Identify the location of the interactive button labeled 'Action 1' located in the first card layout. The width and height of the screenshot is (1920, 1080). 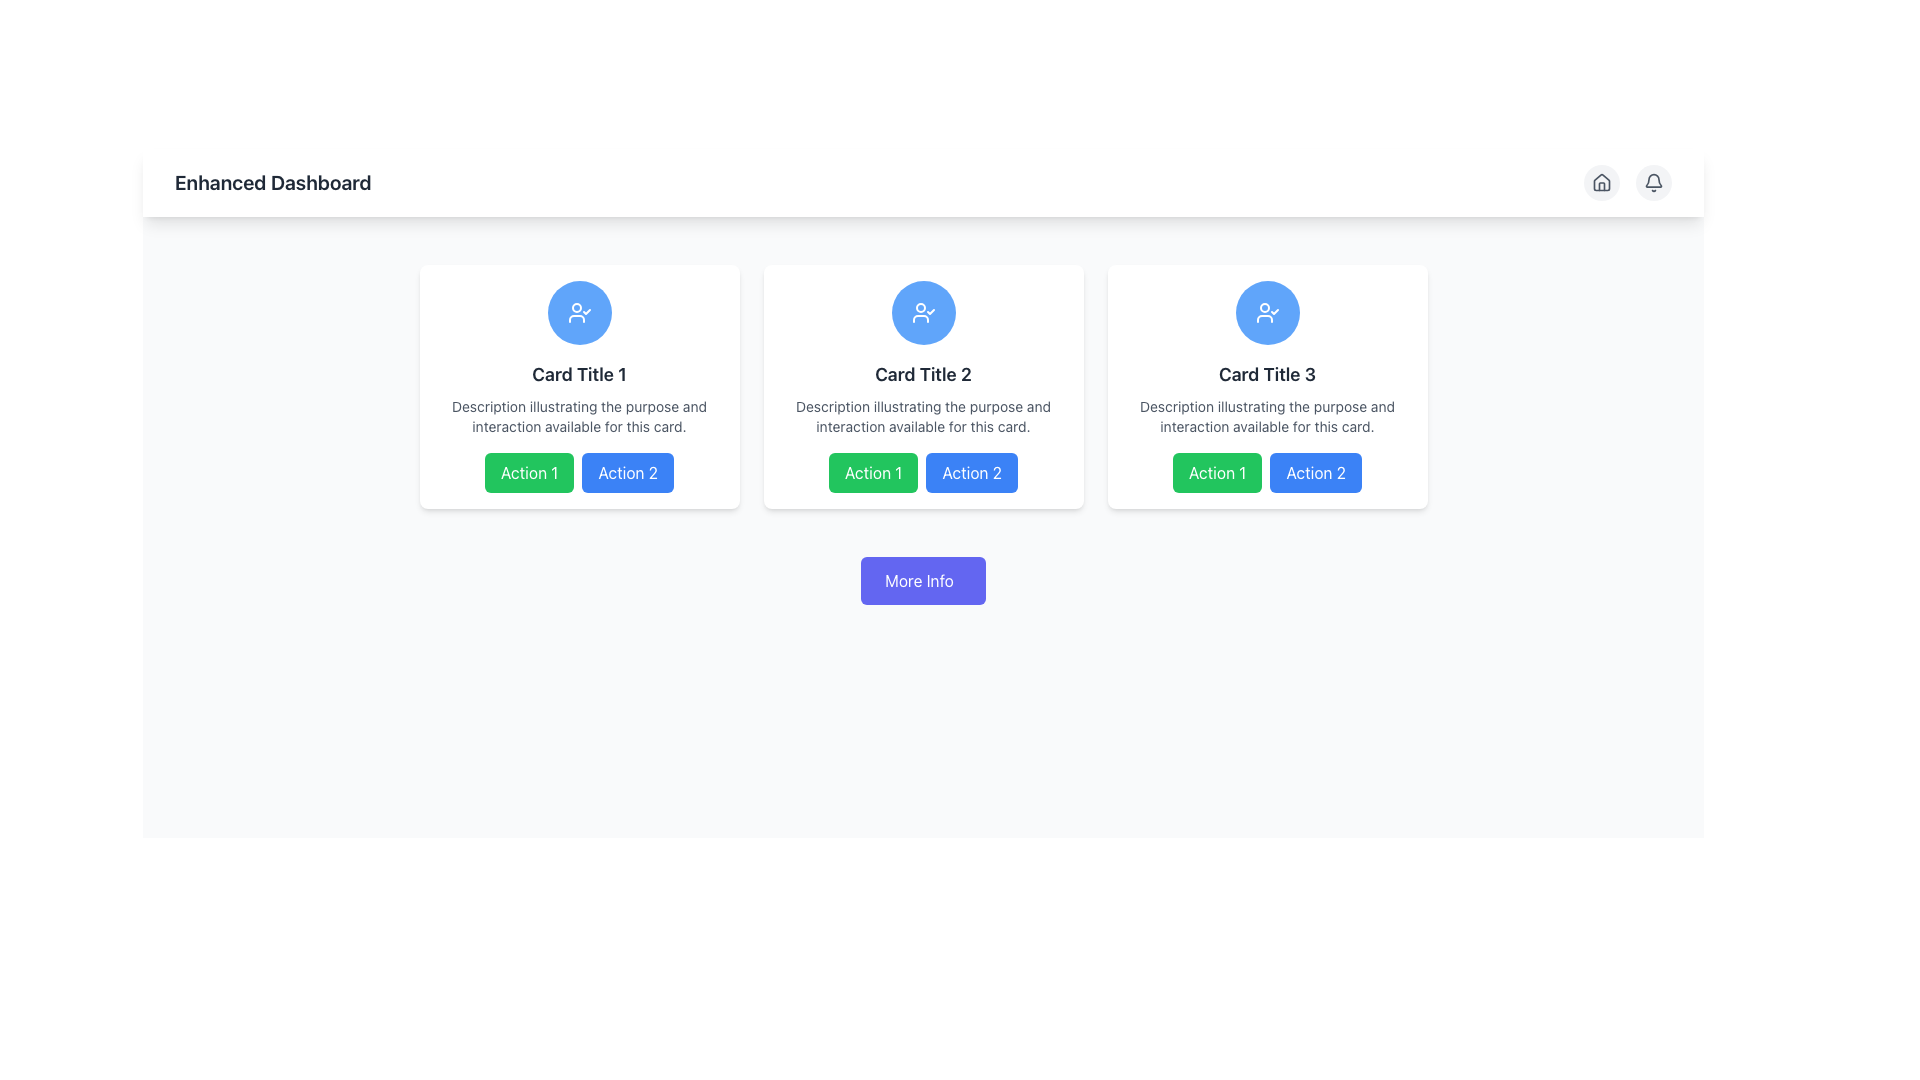
(529, 473).